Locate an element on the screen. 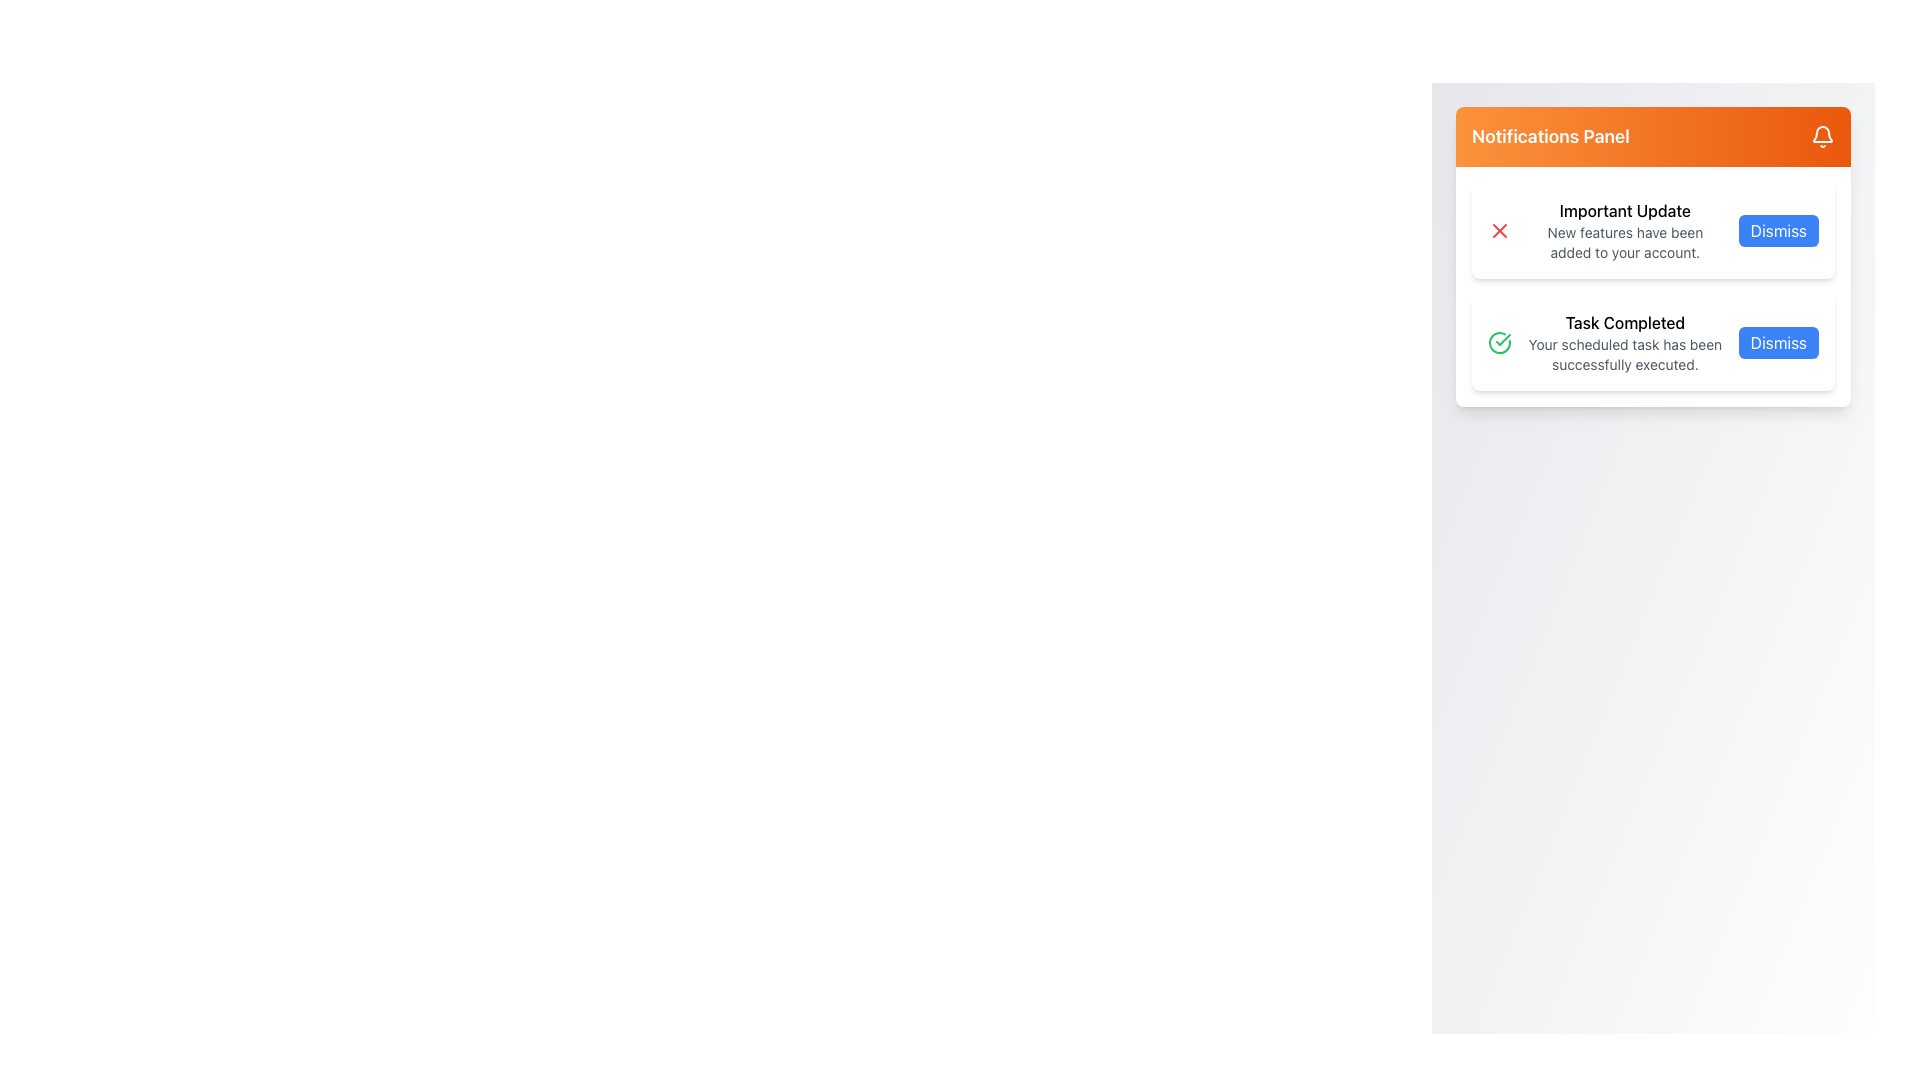 This screenshot has height=1080, width=1920. the green circular checkmark icon that indicates success, located to the left of the 'Task Completed' text in the bottom notification card is located at coordinates (1499, 342).